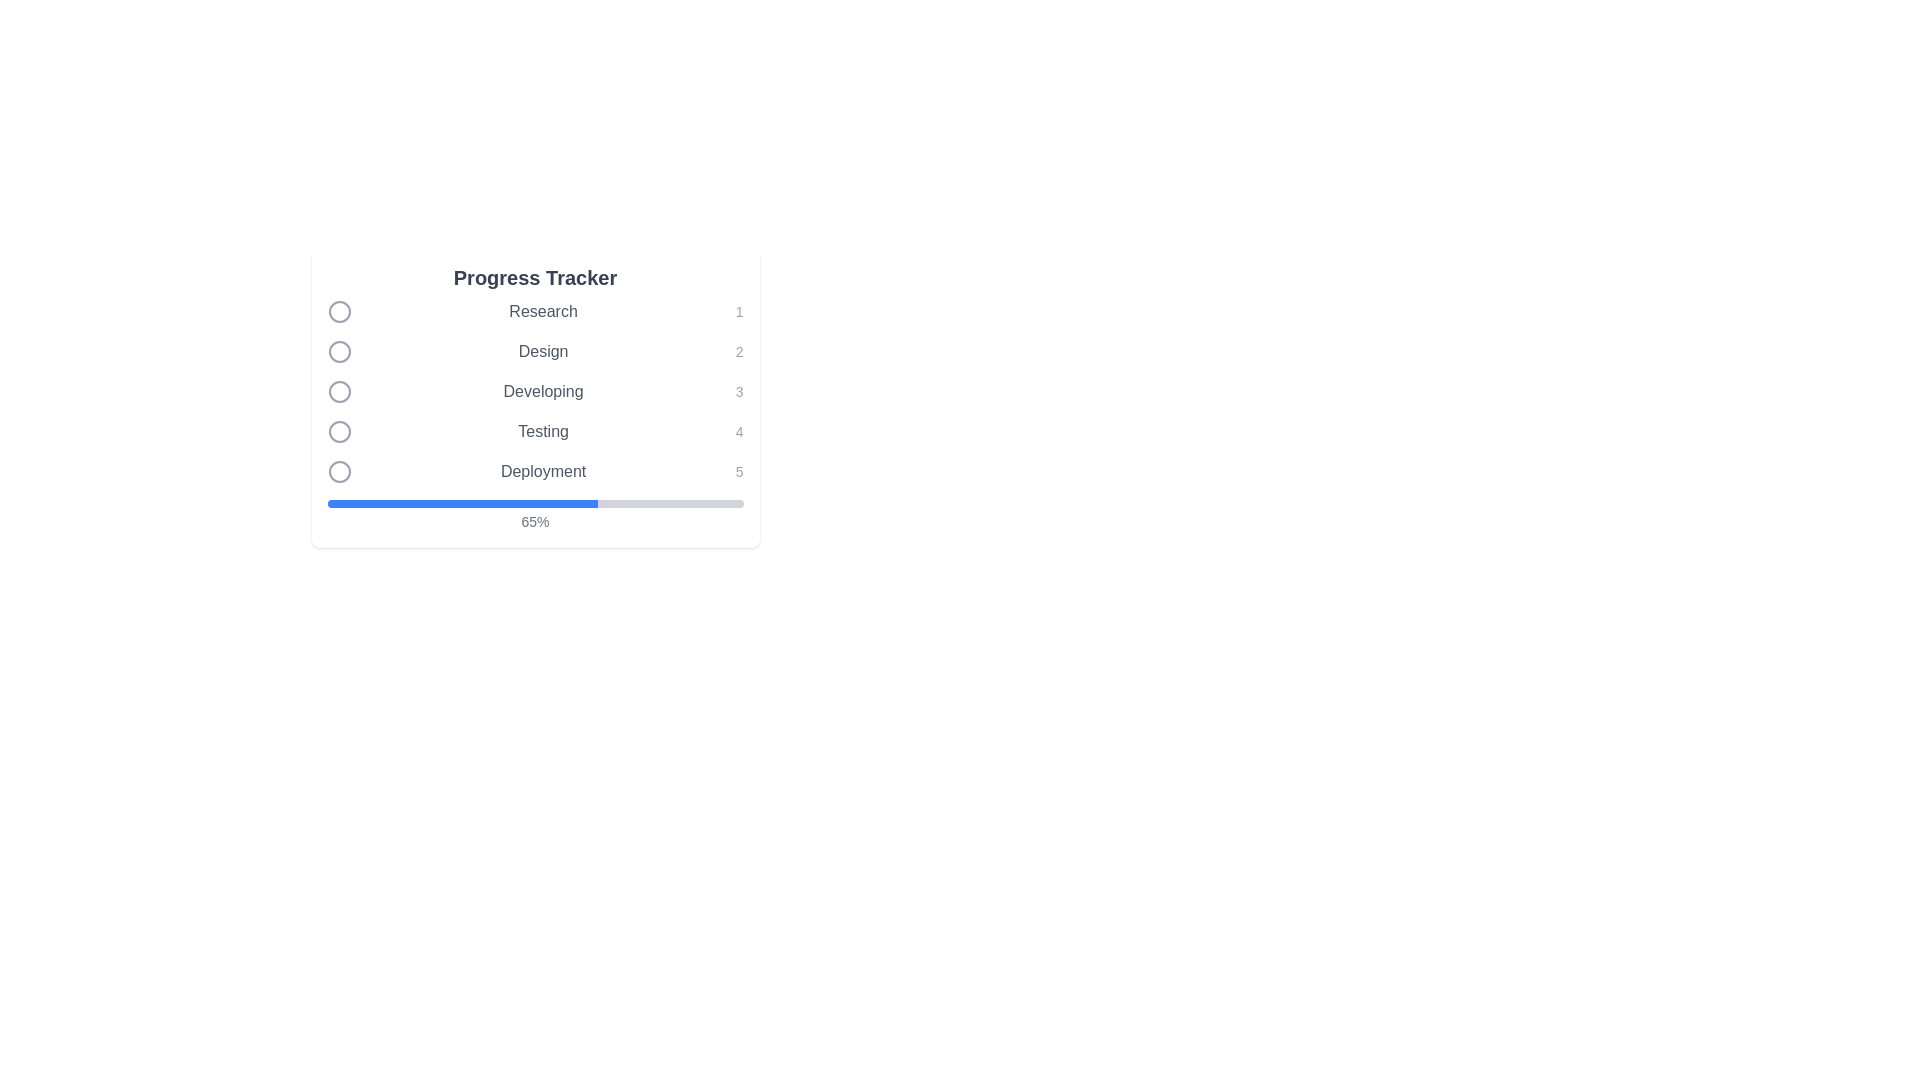  Describe the element at coordinates (535, 515) in the screenshot. I see `the progress bar indicating 65% completion, which is the bottommost element in the progress tracker` at that location.